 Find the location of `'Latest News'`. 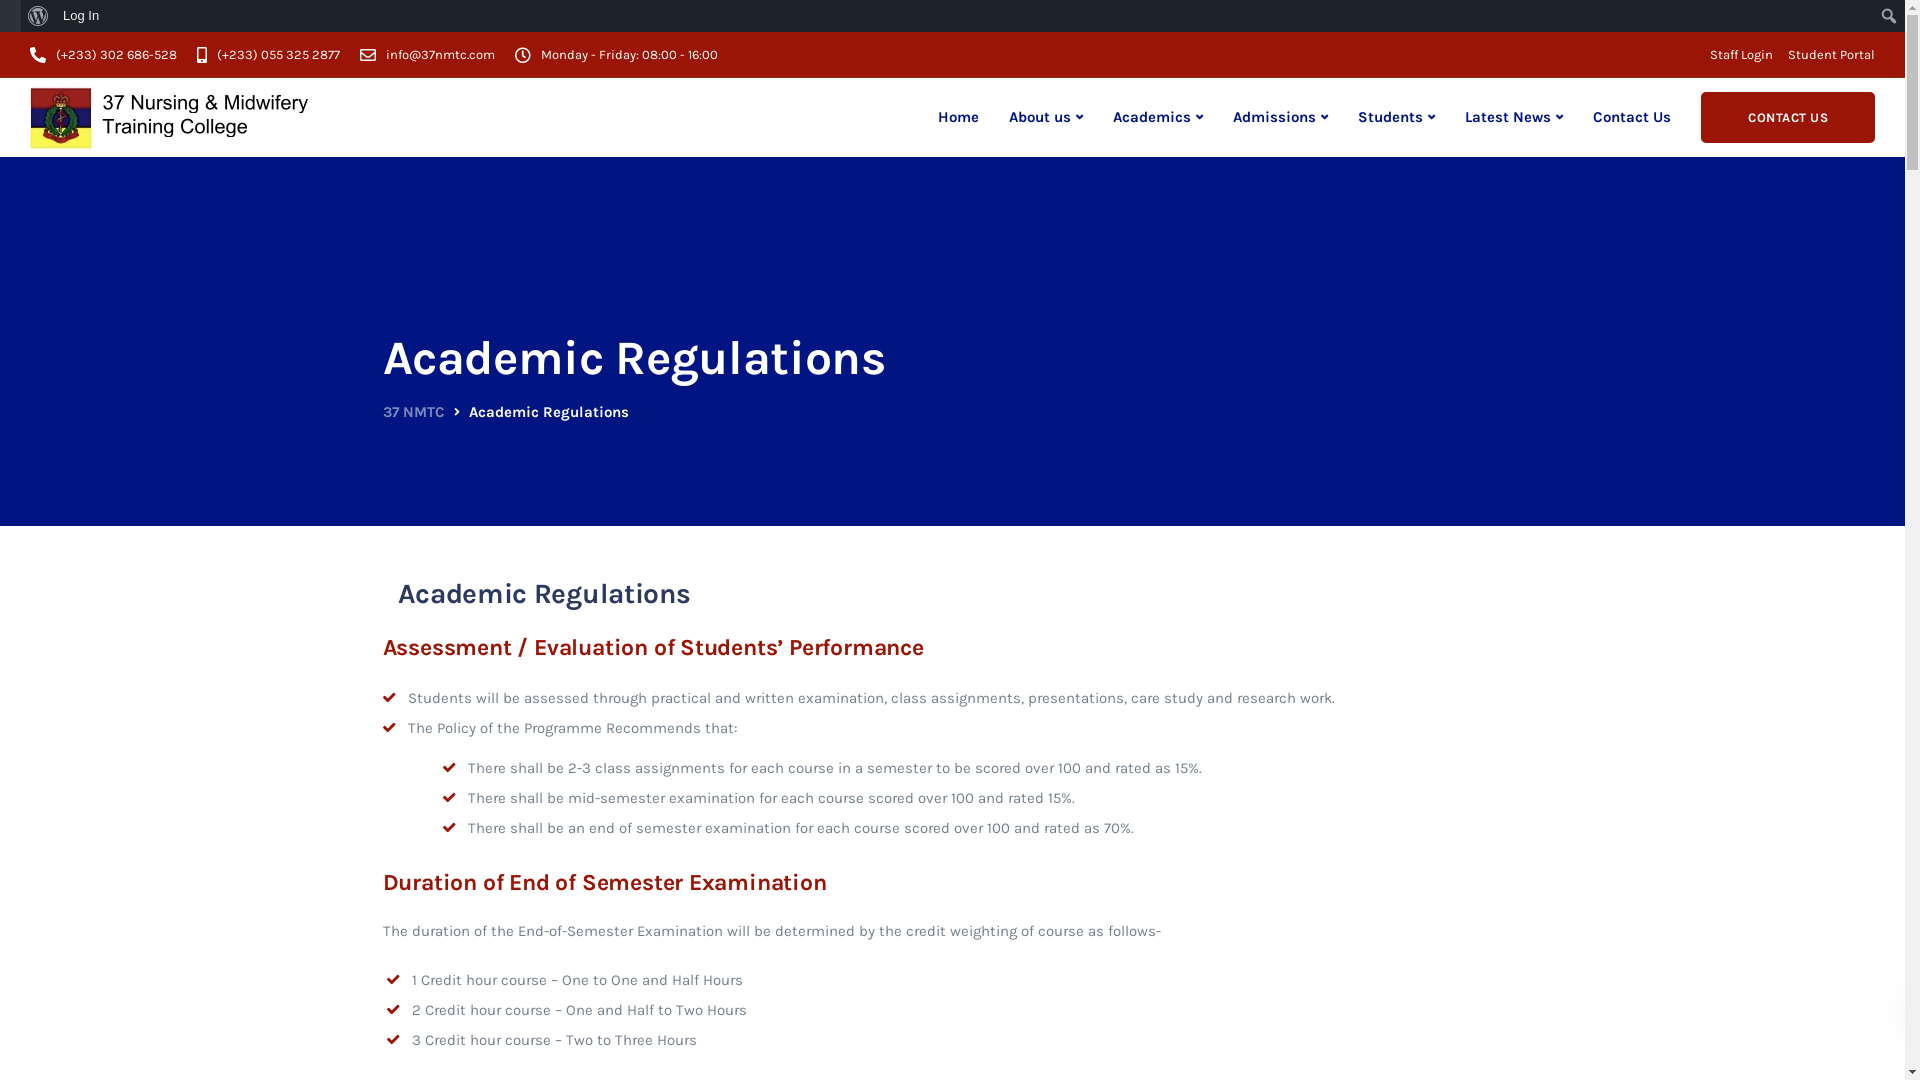

'Latest News' is located at coordinates (1513, 117).